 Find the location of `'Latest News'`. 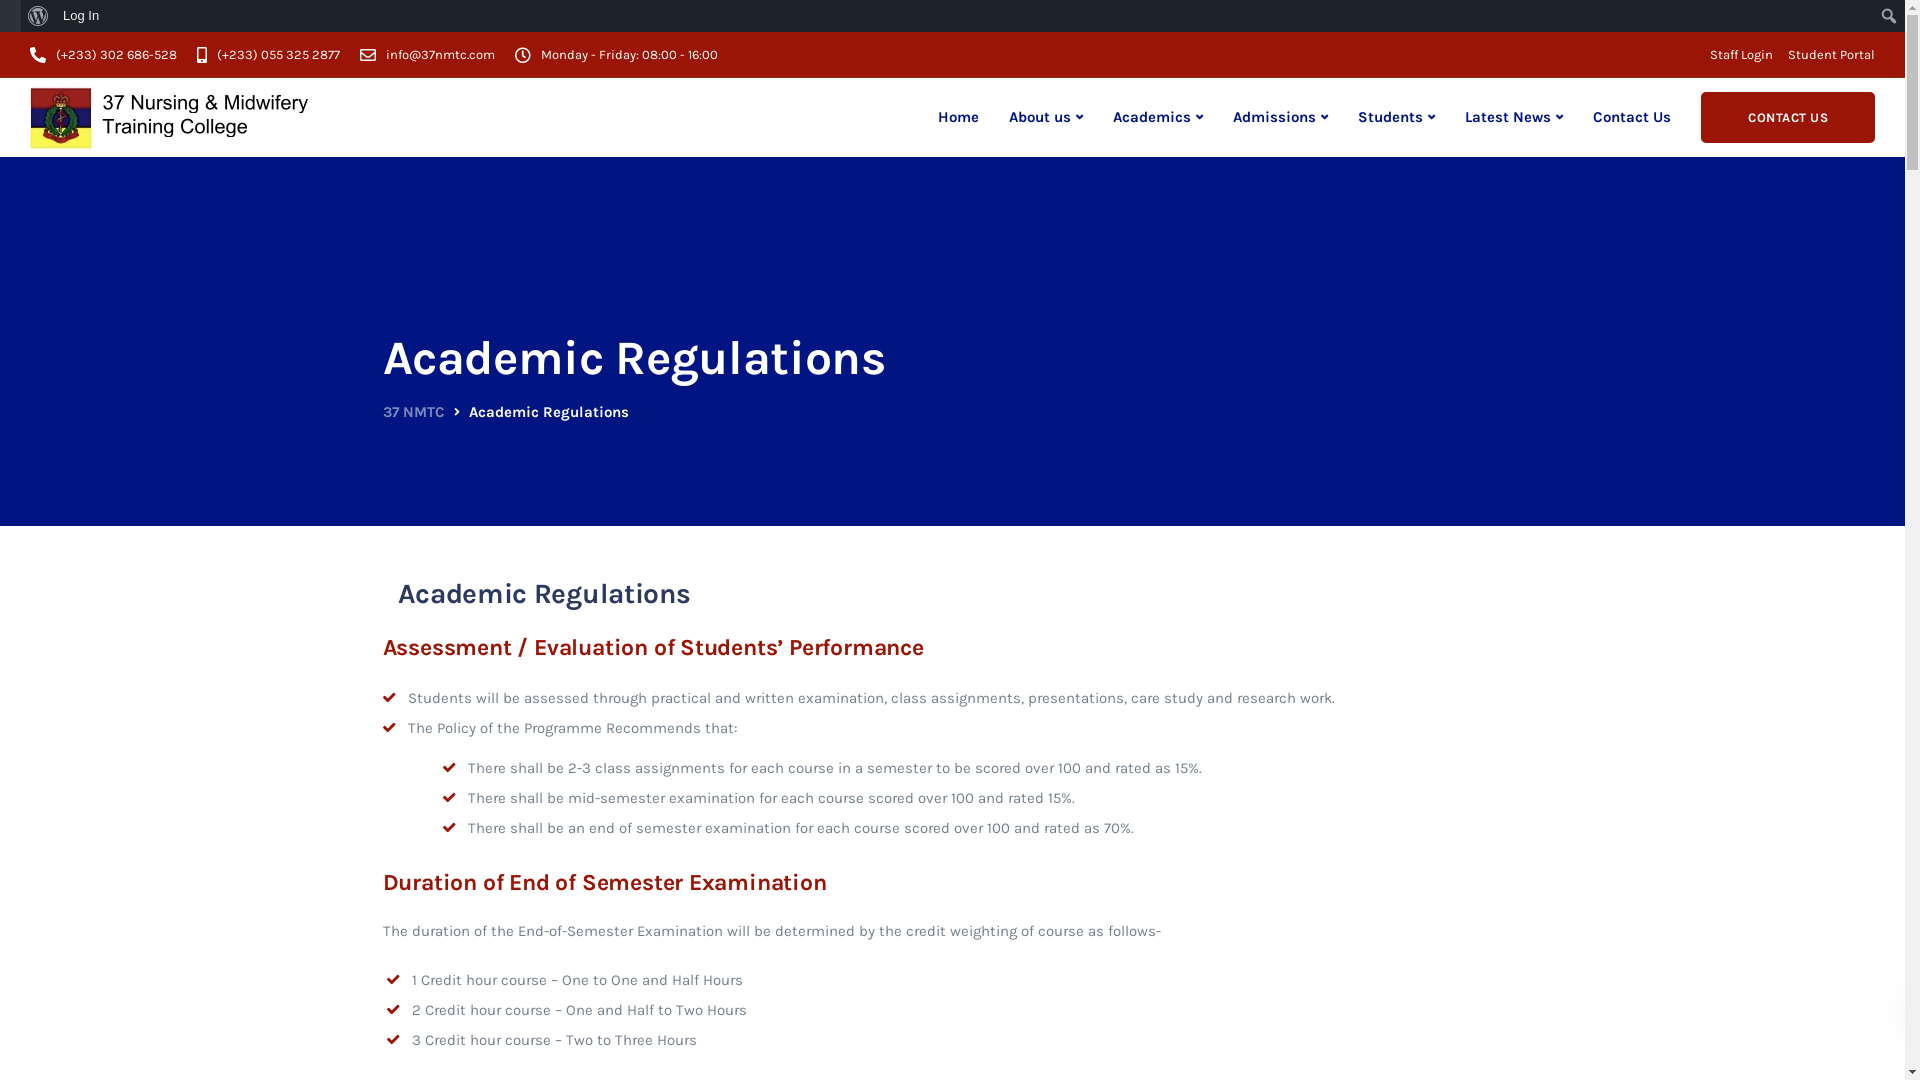

'Latest News' is located at coordinates (1513, 117).